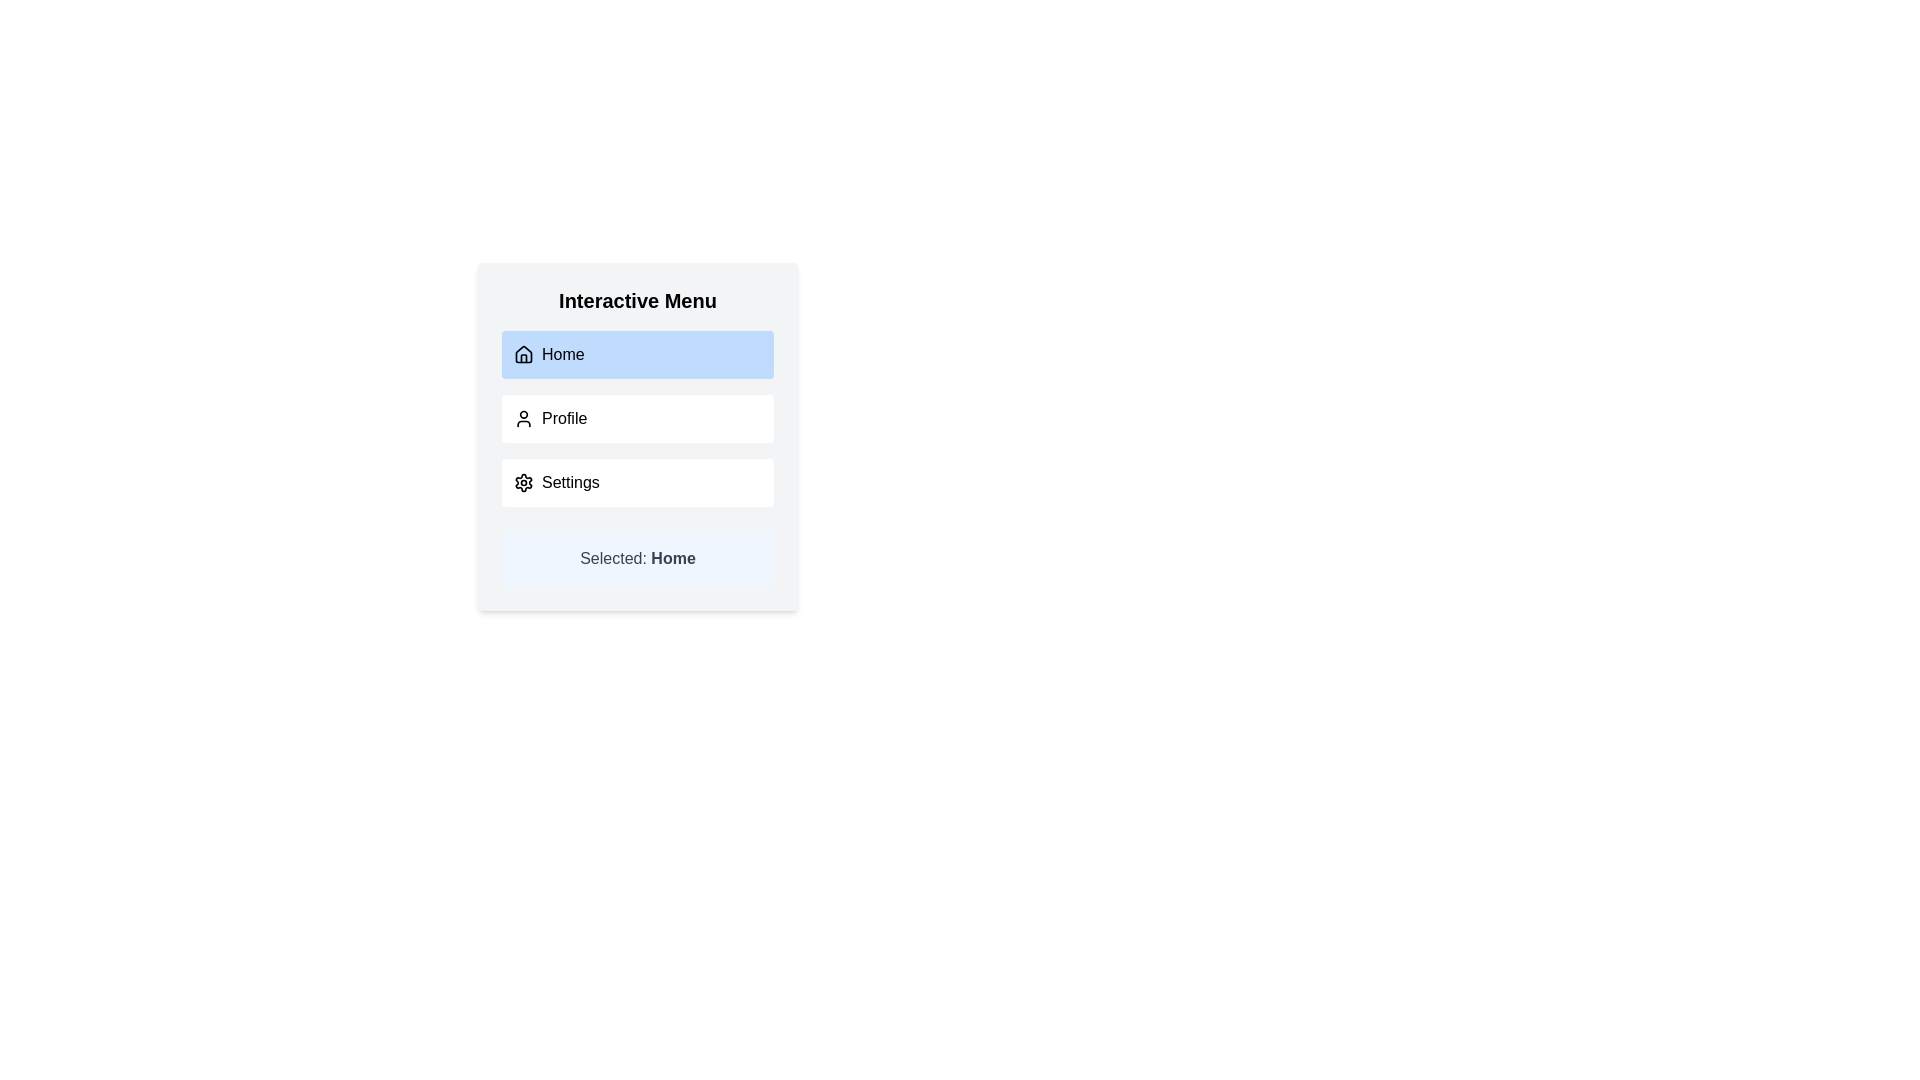 The width and height of the screenshot is (1920, 1080). I want to click on the 'Profile' navigation button located in the 'Interactive Menu' section, which is the second item in a vertical list, so click(637, 418).